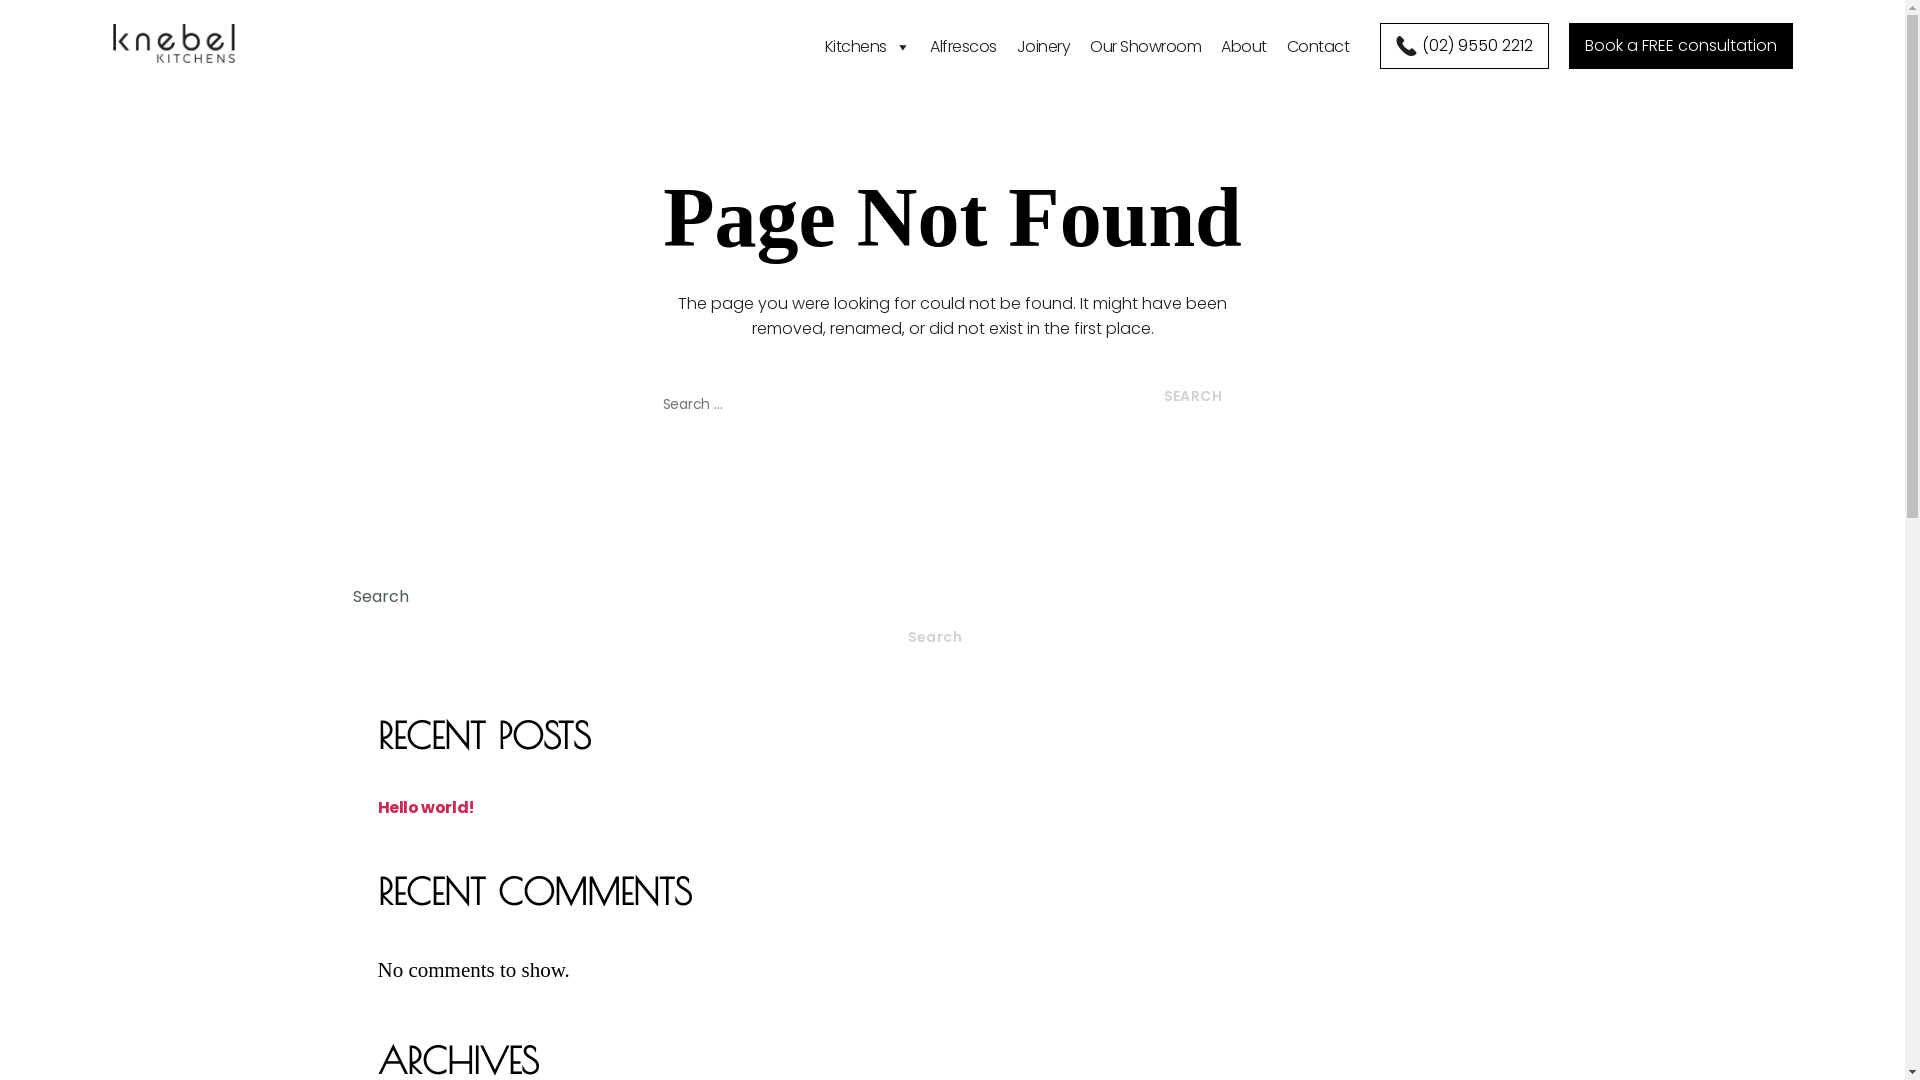  I want to click on 'Search', so click(1192, 397).